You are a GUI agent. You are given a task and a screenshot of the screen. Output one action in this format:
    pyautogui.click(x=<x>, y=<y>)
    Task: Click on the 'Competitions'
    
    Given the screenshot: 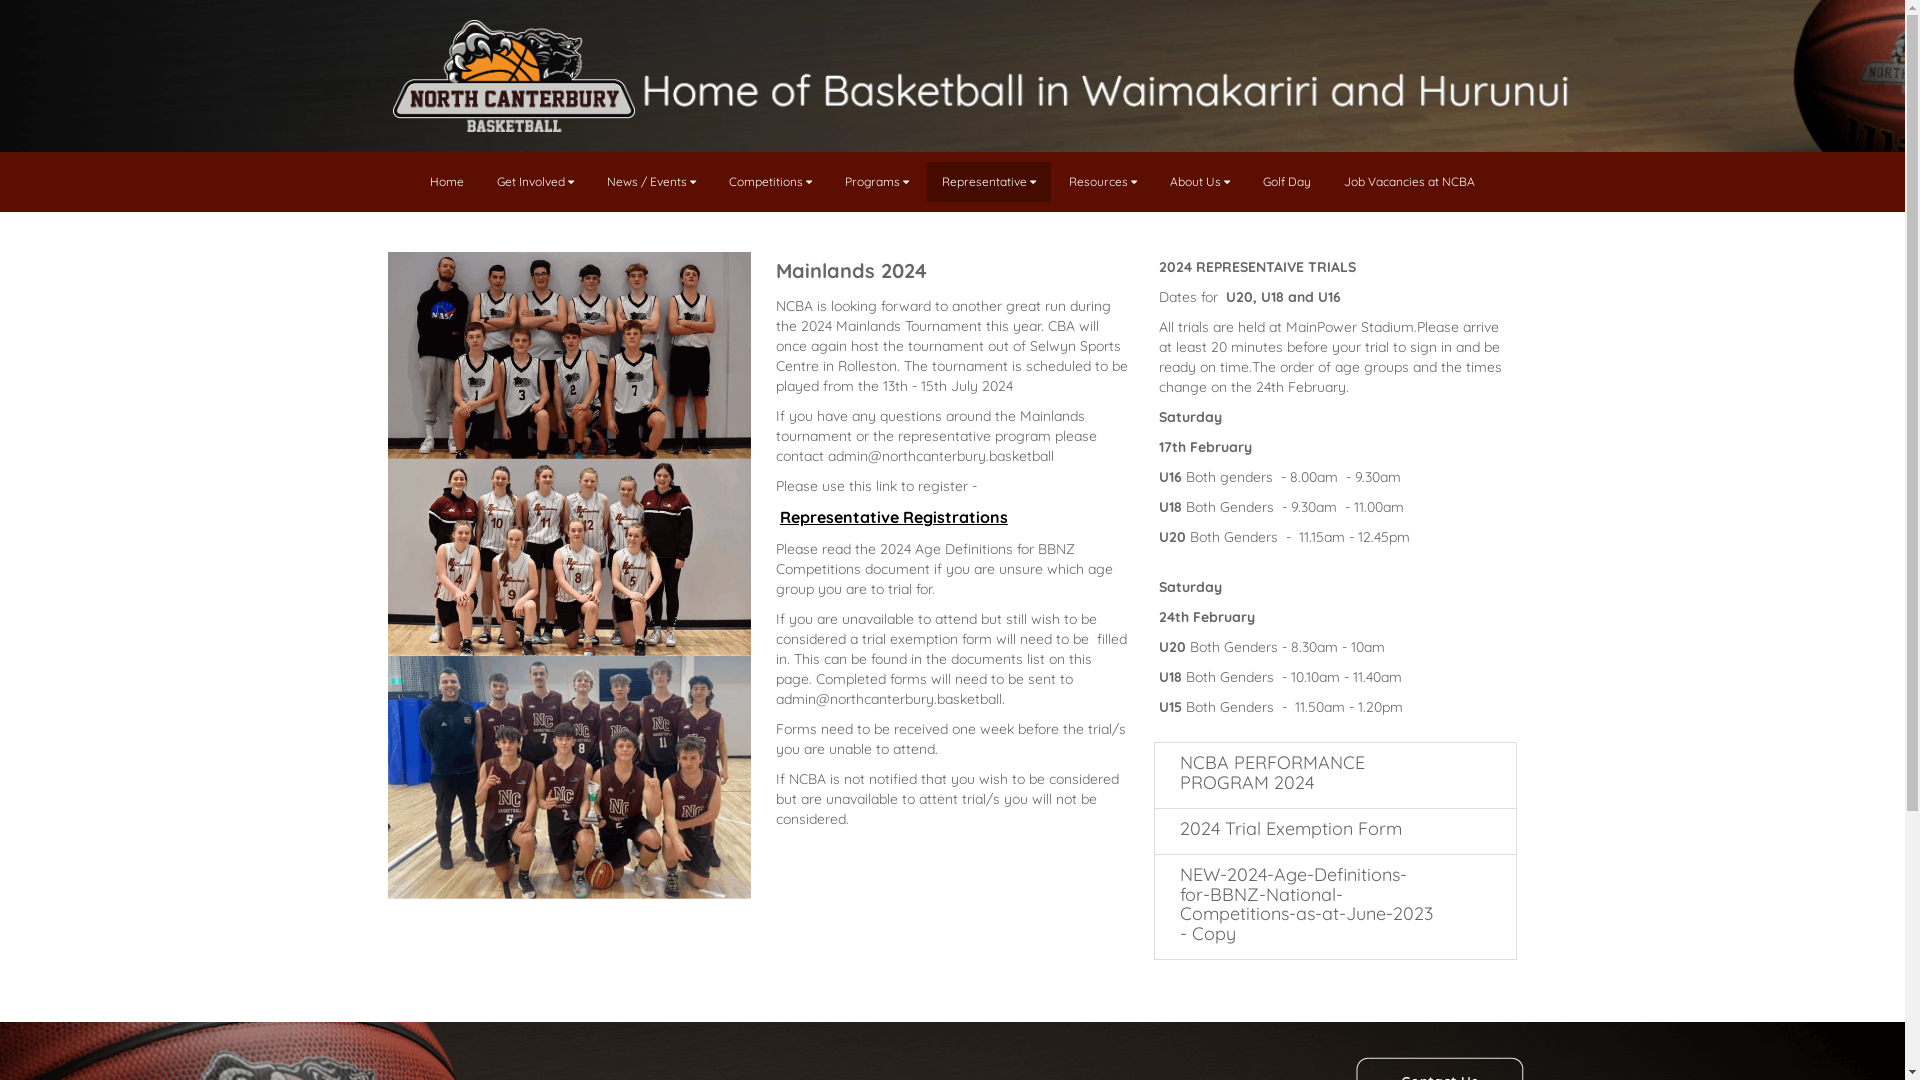 What is the action you would take?
    pyautogui.click(x=769, y=181)
    